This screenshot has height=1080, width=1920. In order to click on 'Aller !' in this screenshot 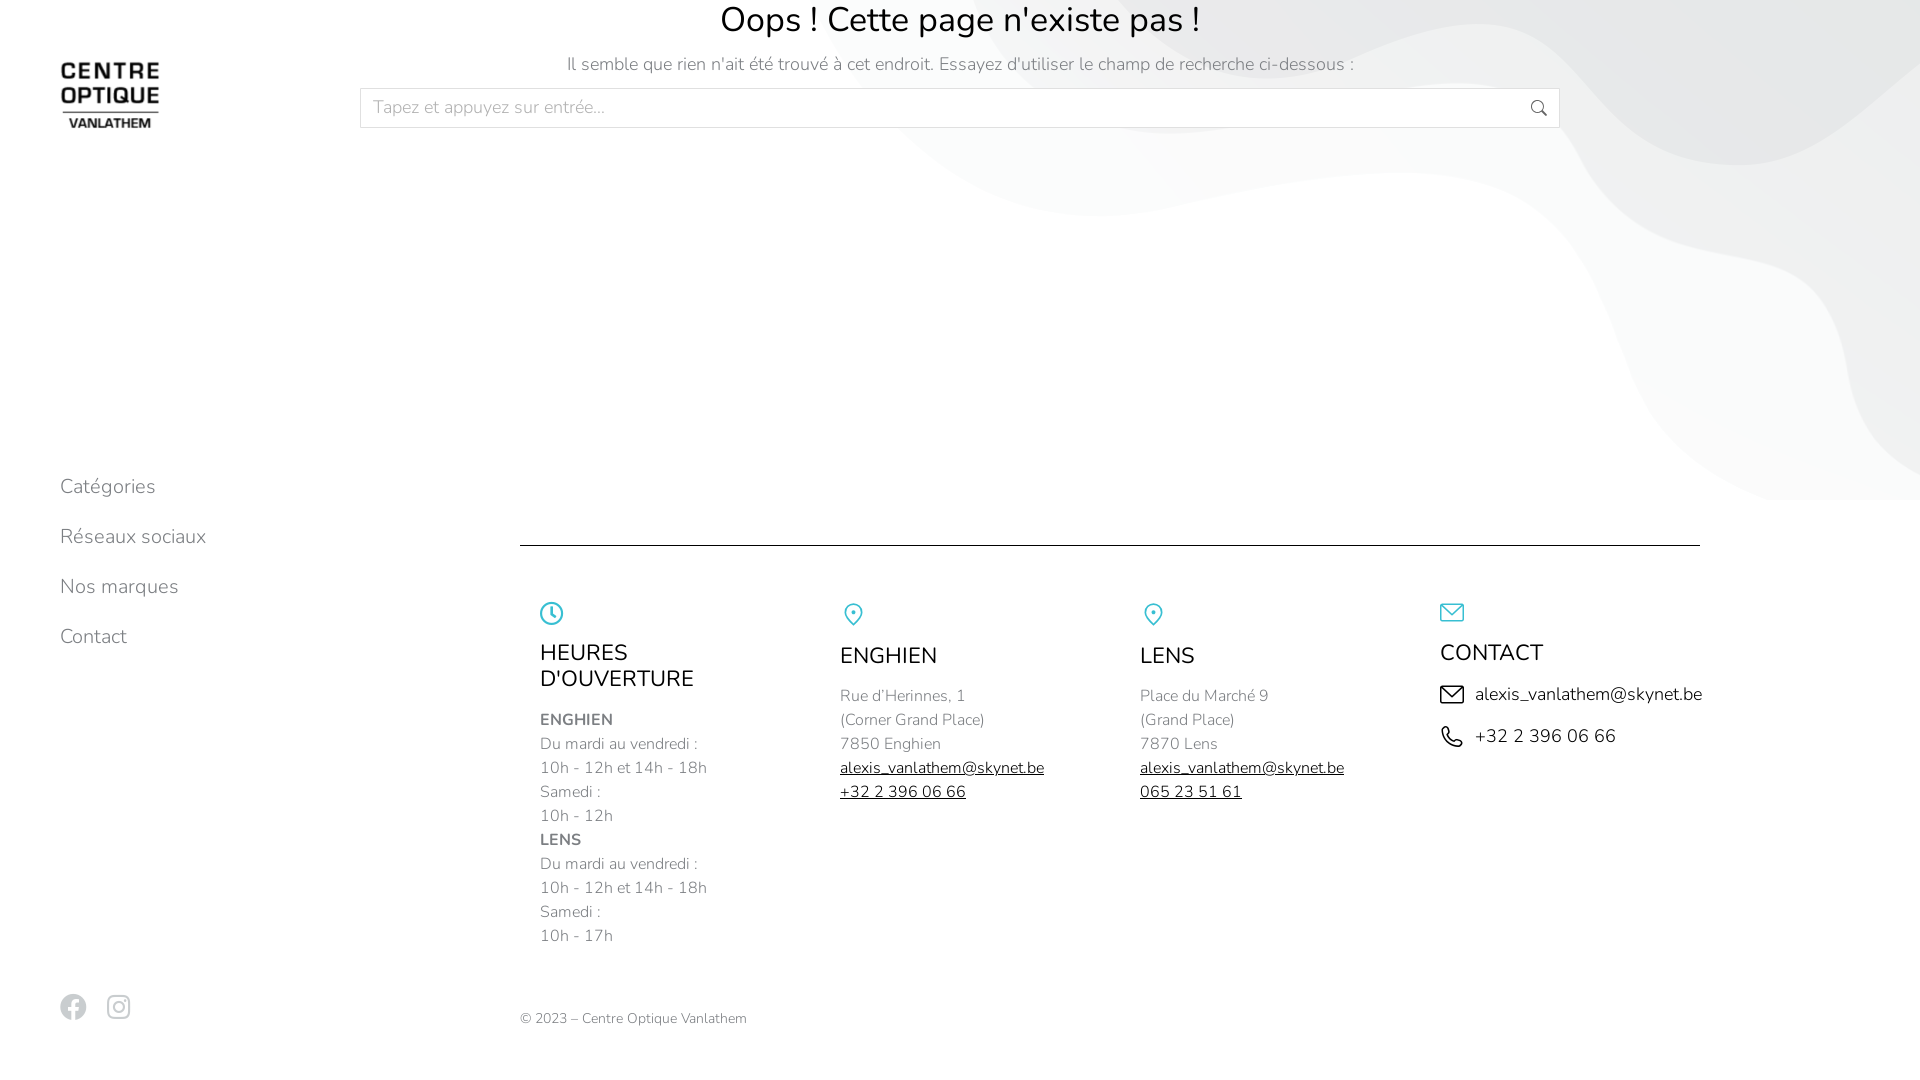, I will do `click(1591, 104)`.